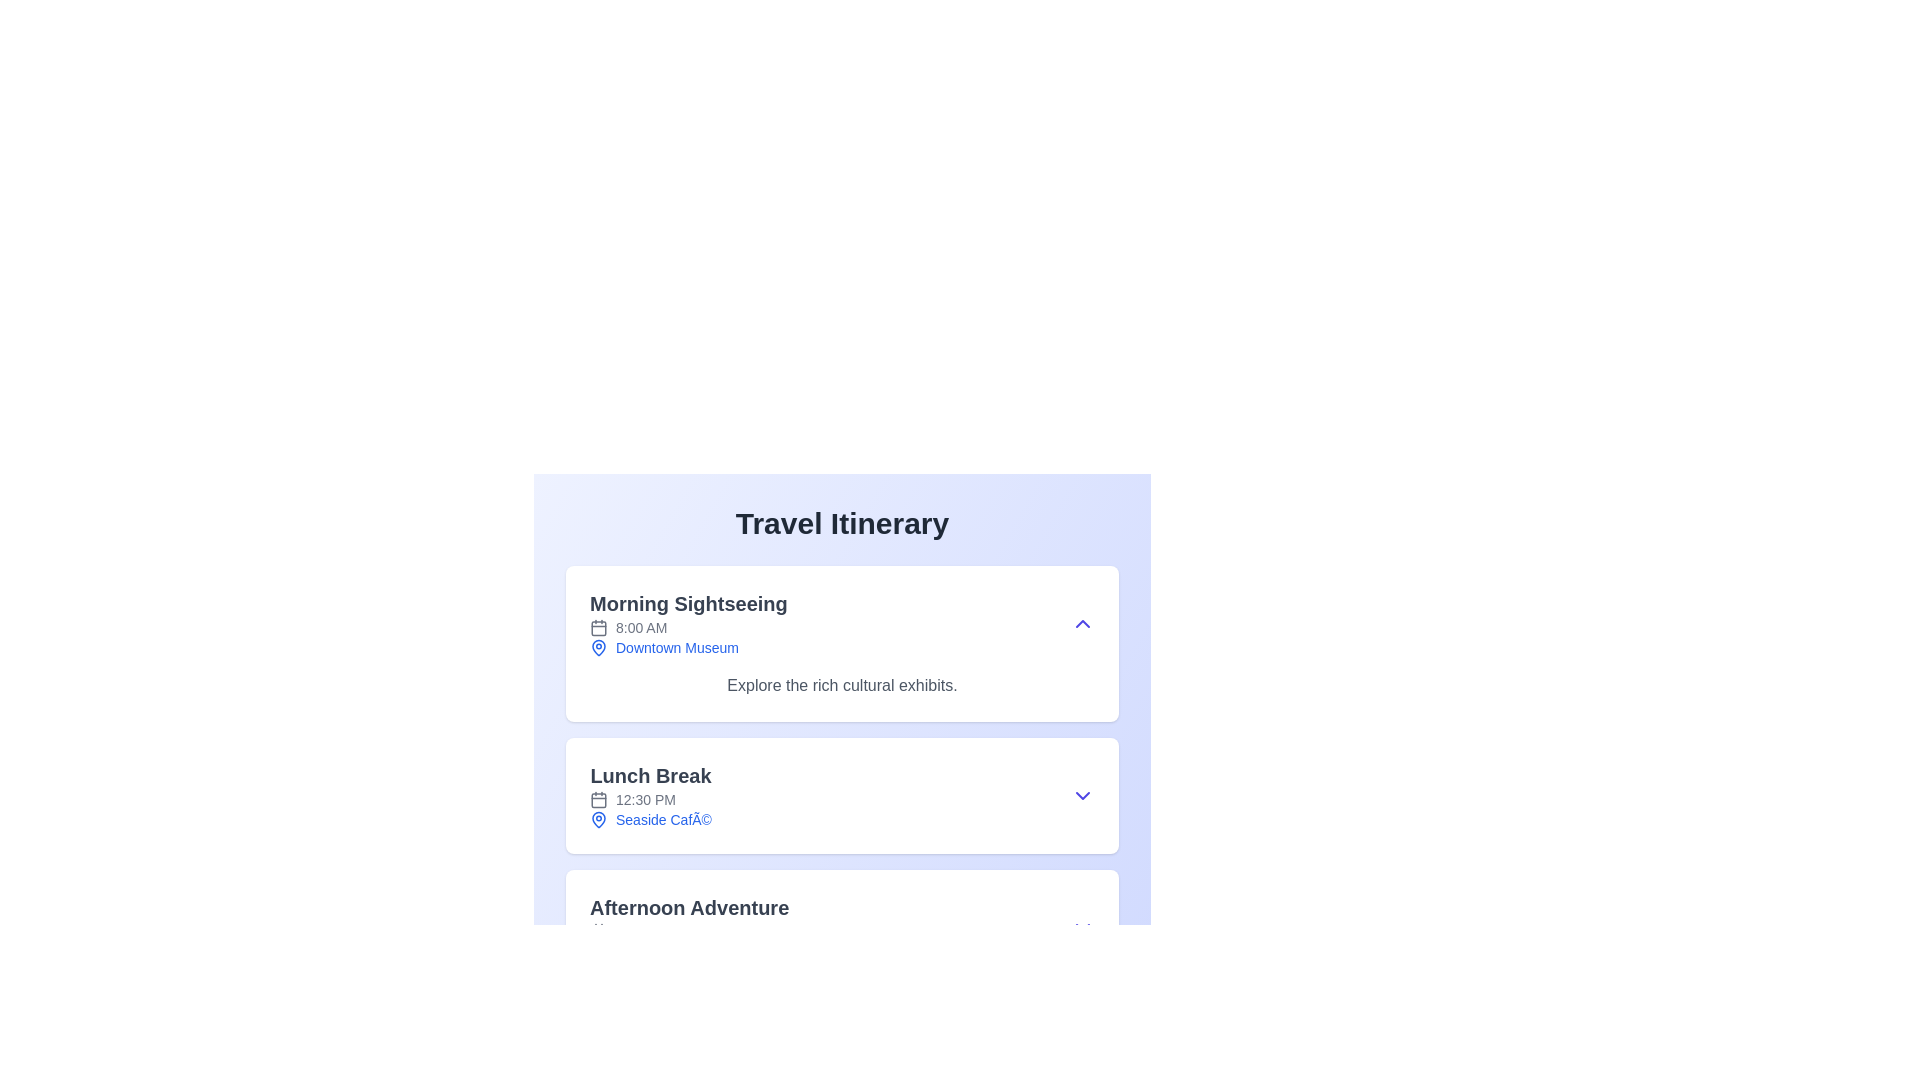 Image resolution: width=1920 pixels, height=1080 pixels. What do you see at coordinates (663, 820) in the screenshot?
I see `the blue-colored text 'Seaside Café', which is styled with a serif font and underlined, located below the 'Lunch Break' header at 12:30 PM` at bounding box center [663, 820].